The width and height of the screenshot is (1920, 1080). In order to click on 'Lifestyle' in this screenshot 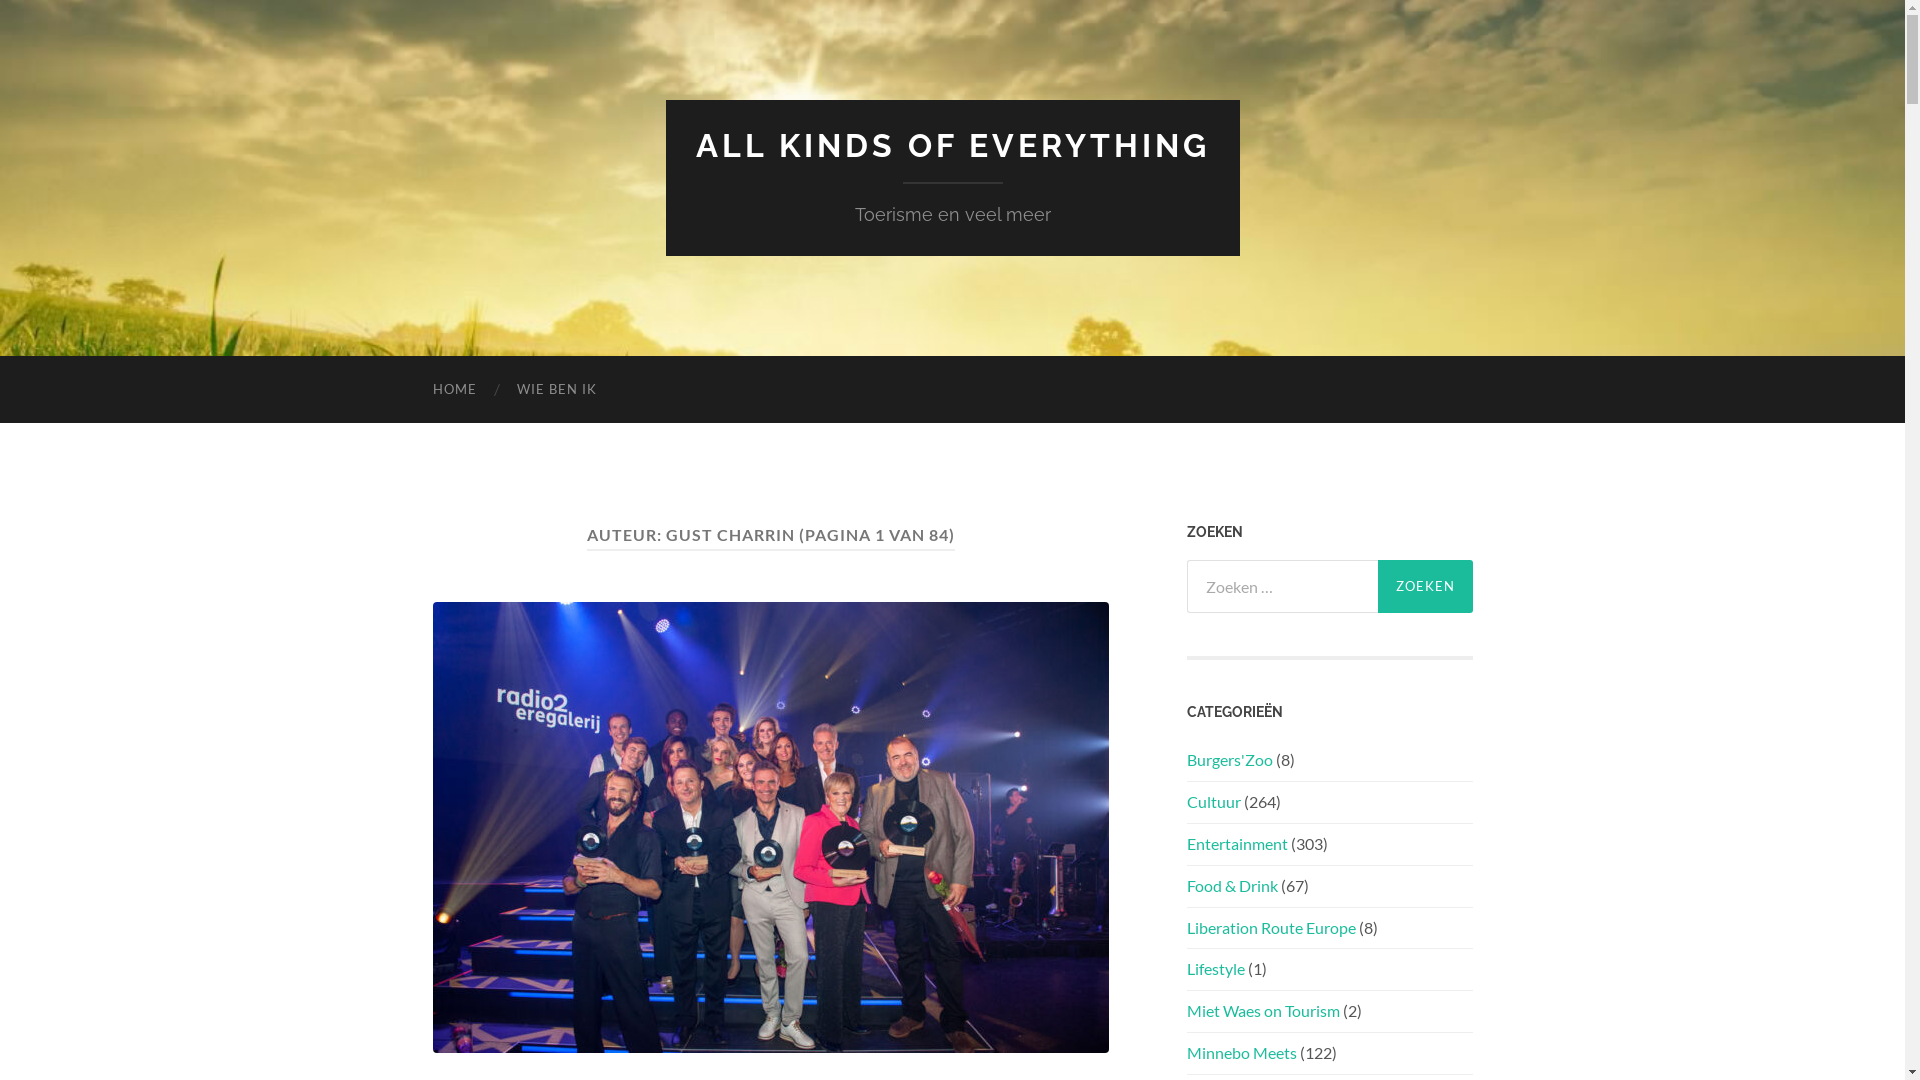, I will do `click(1213, 967)`.